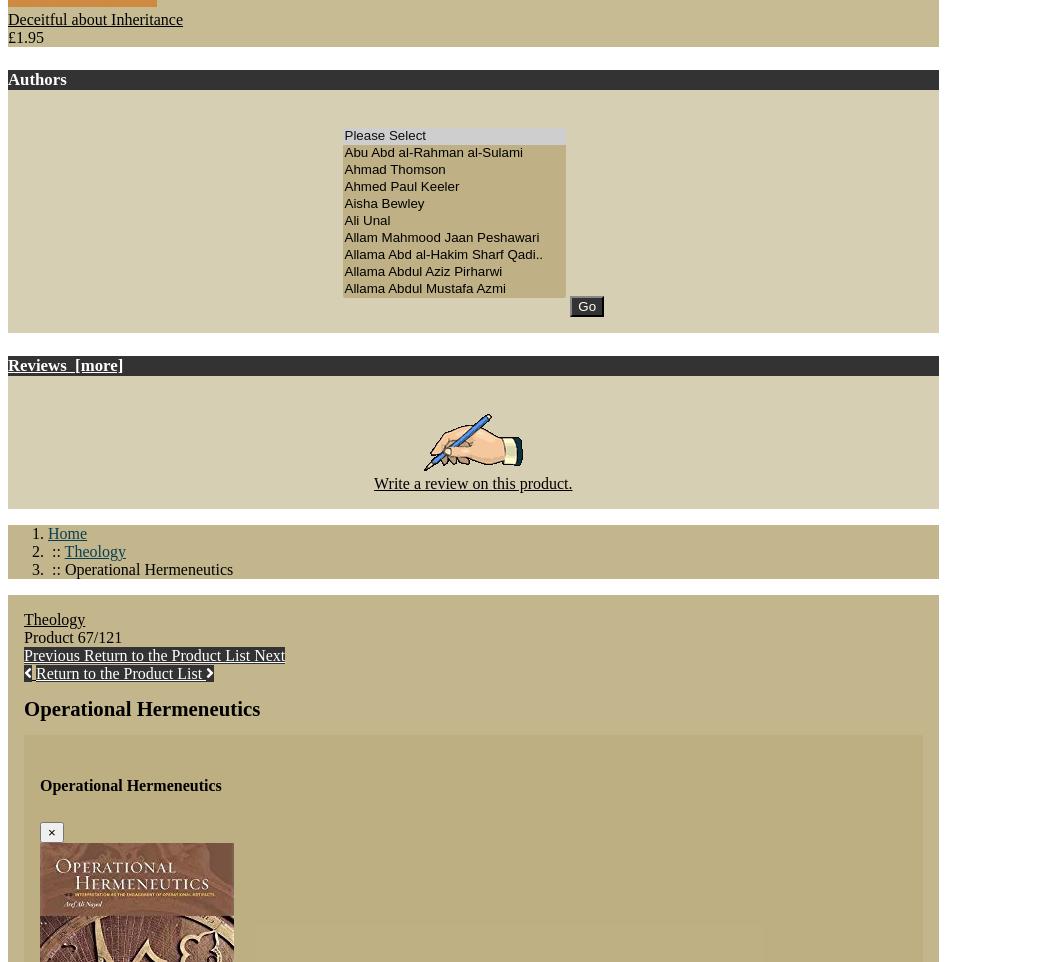  Describe the element at coordinates (26, 36) in the screenshot. I see `'£1.95'` at that location.